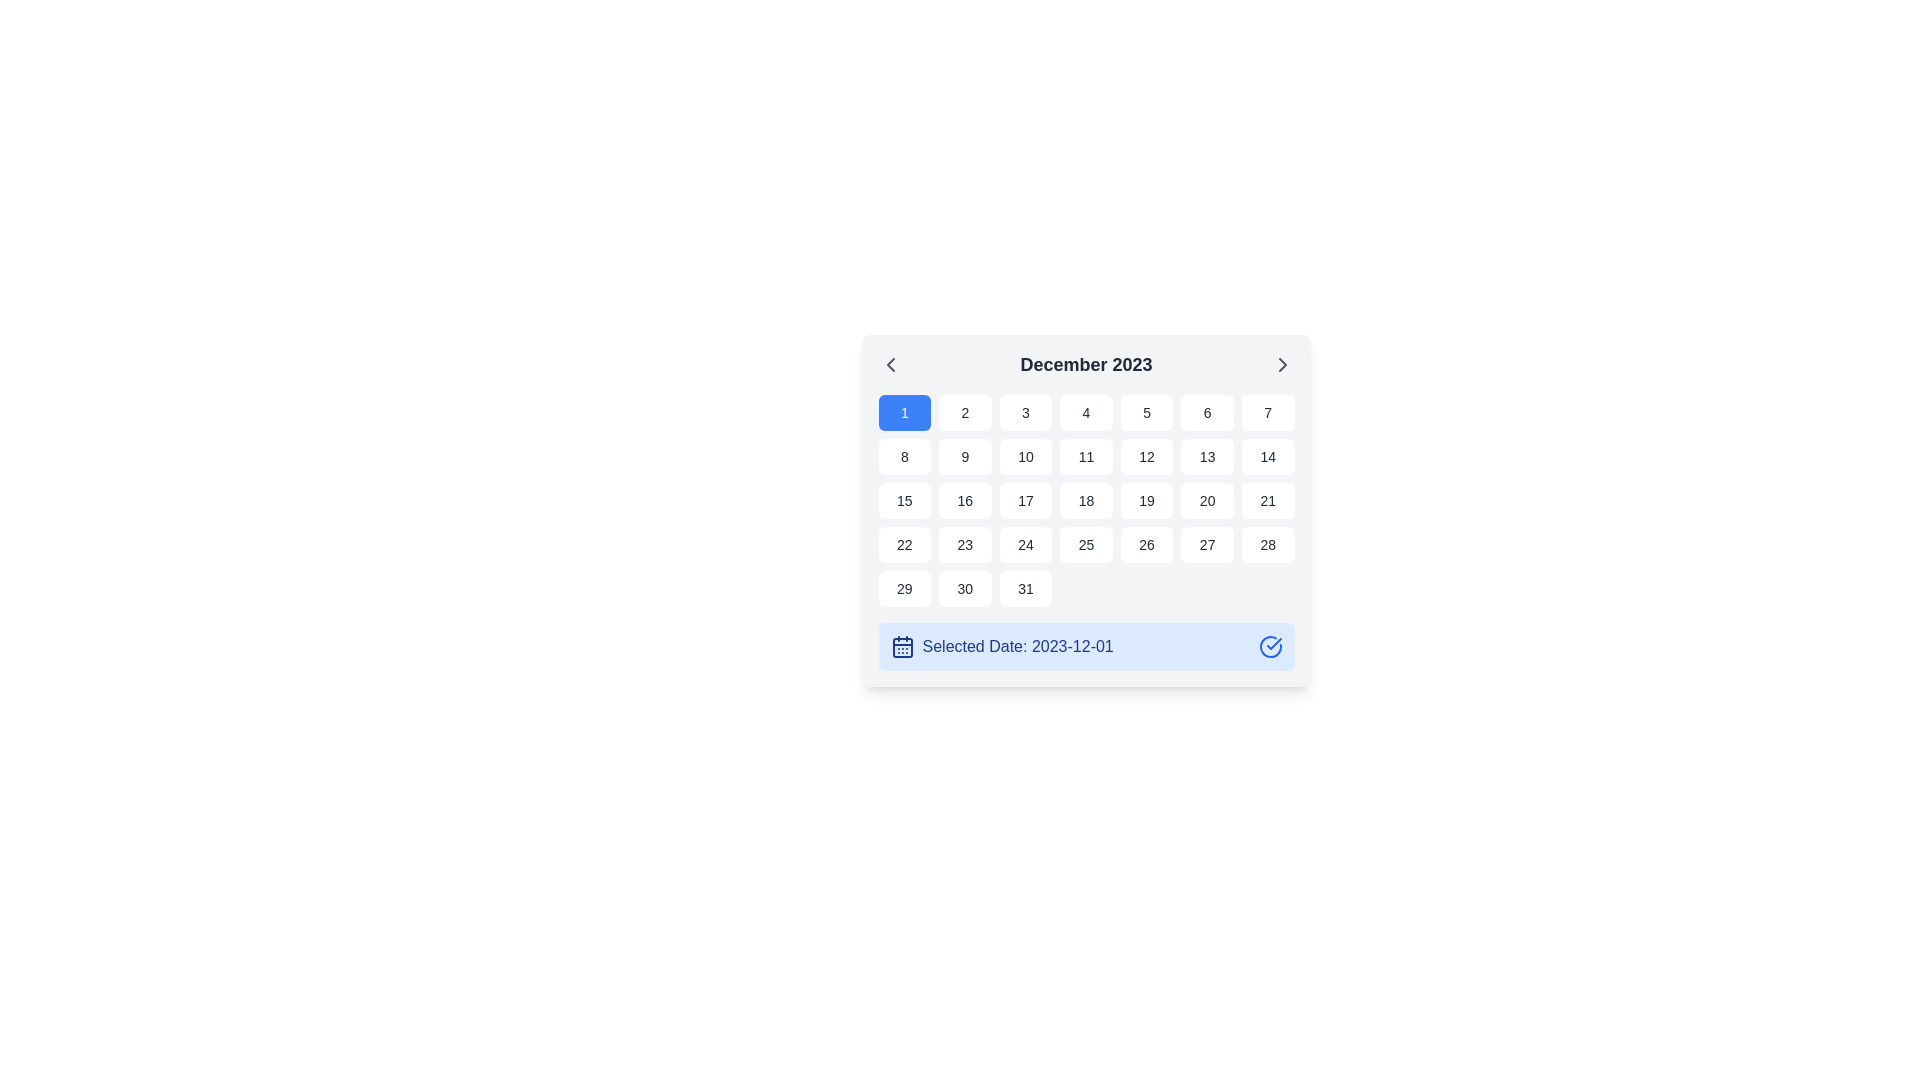  What do you see at coordinates (1272, 644) in the screenshot?
I see `the Vector Icon (Checkmark) located in the bottom-right corner of the light blue bar that displays the selected date in the calendar widget` at bounding box center [1272, 644].